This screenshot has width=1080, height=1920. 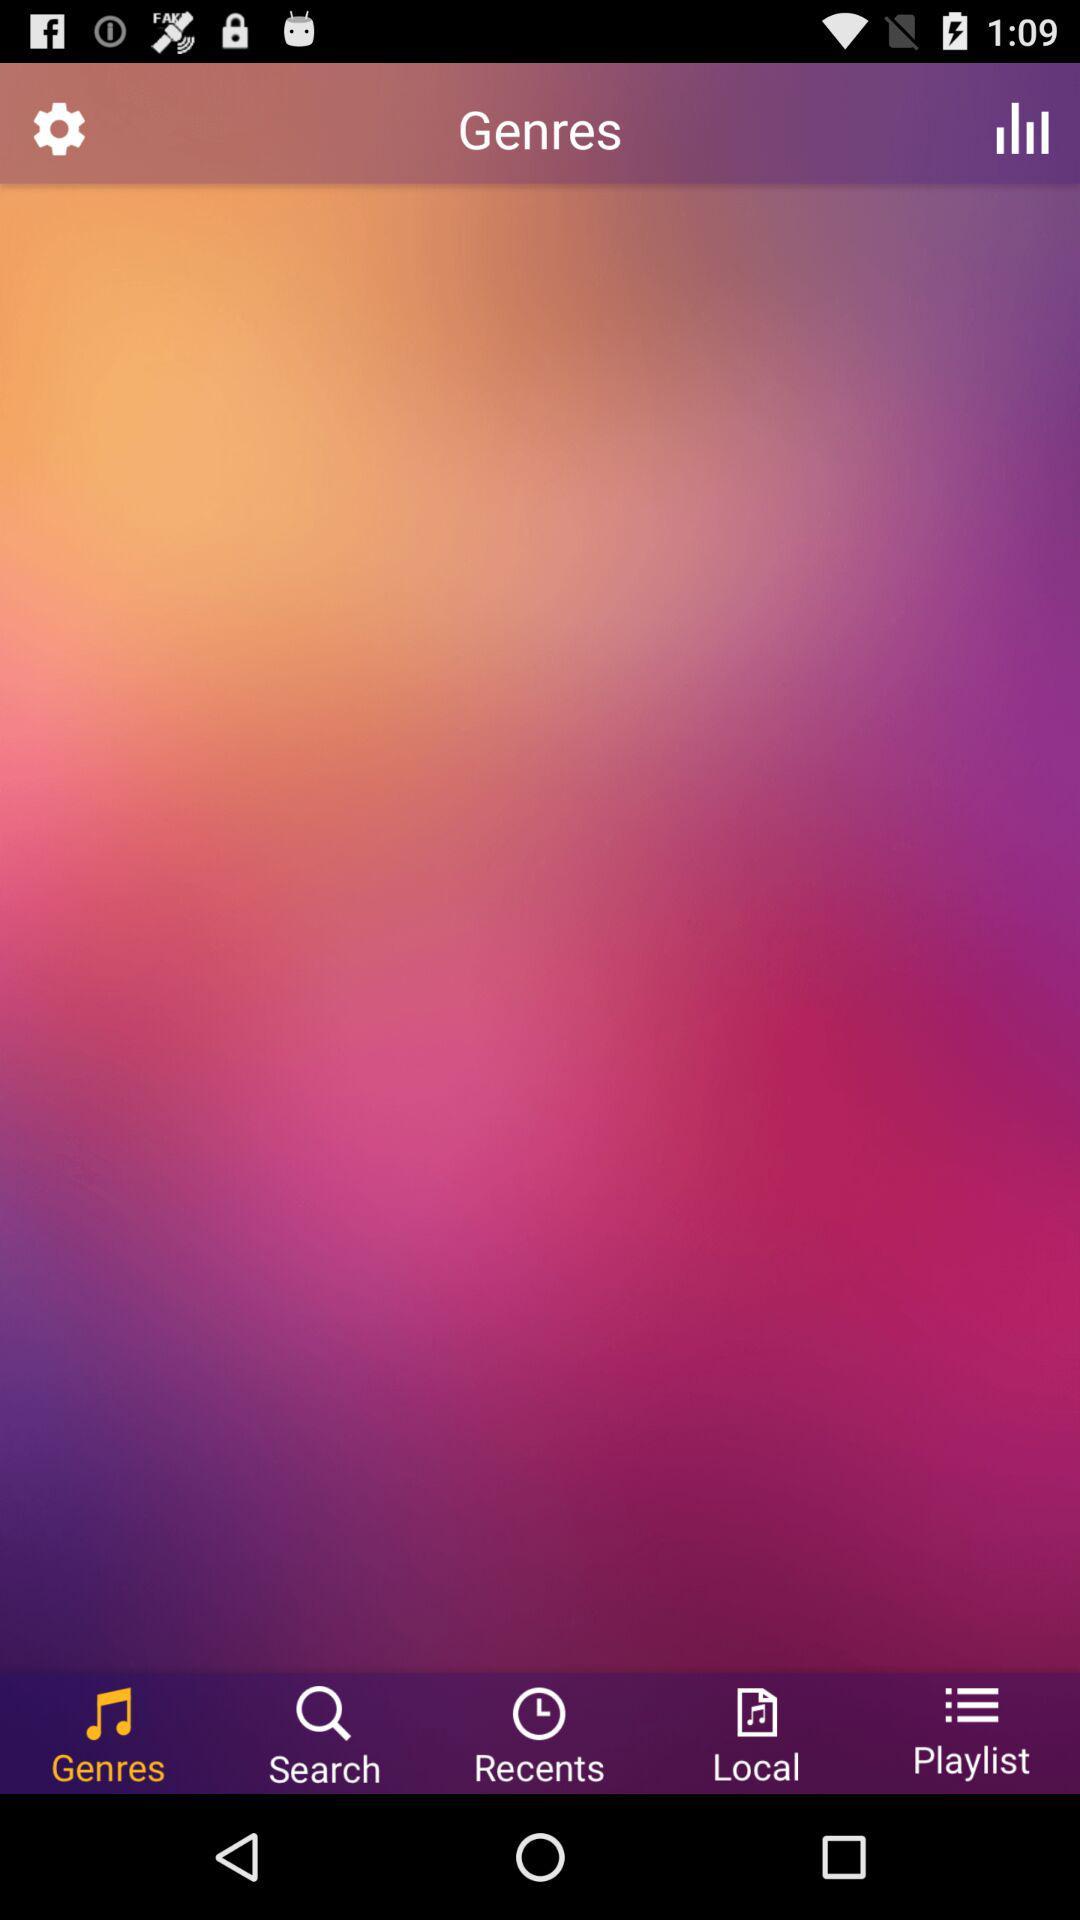 What do you see at coordinates (1022, 127) in the screenshot?
I see `icon at the top right corner` at bounding box center [1022, 127].